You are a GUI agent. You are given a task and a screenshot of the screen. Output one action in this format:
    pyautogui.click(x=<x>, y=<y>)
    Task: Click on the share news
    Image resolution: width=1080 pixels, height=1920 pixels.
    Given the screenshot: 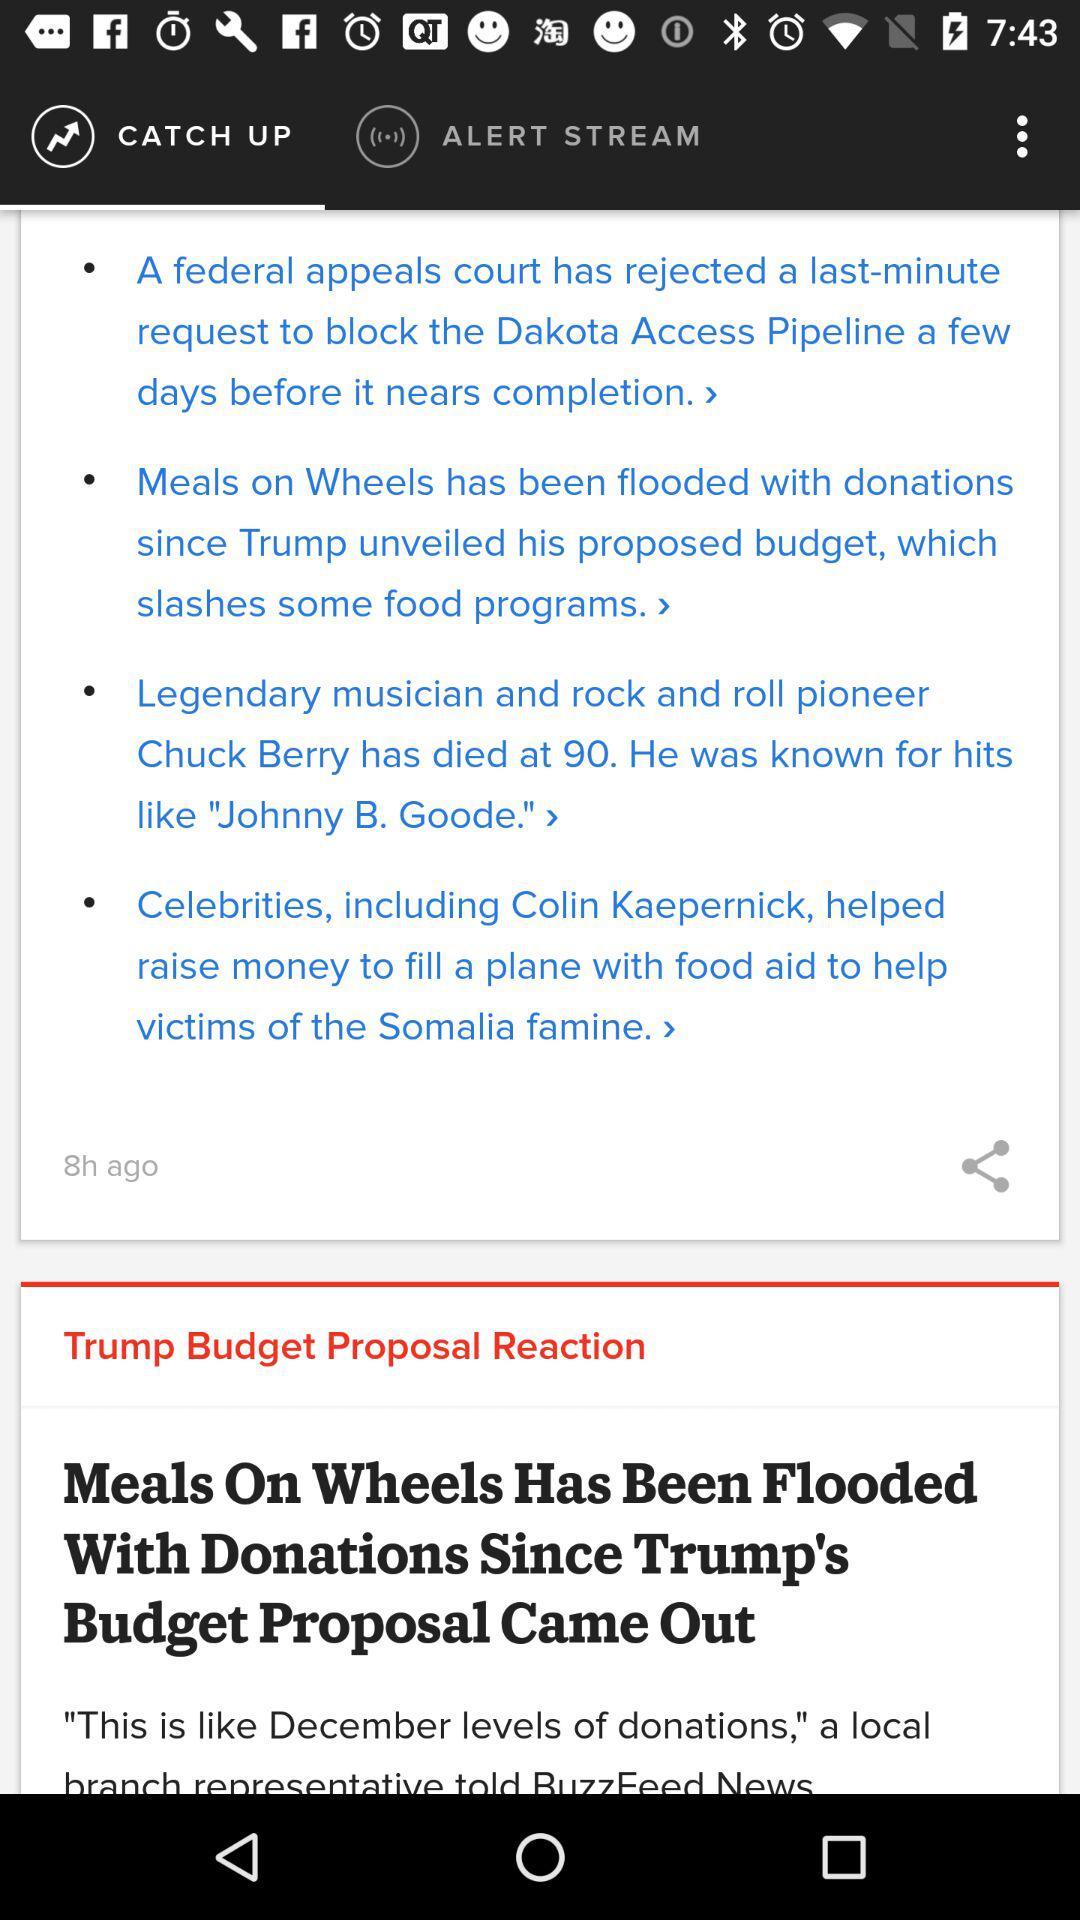 What is the action you would take?
    pyautogui.click(x=984, y=1166)
    